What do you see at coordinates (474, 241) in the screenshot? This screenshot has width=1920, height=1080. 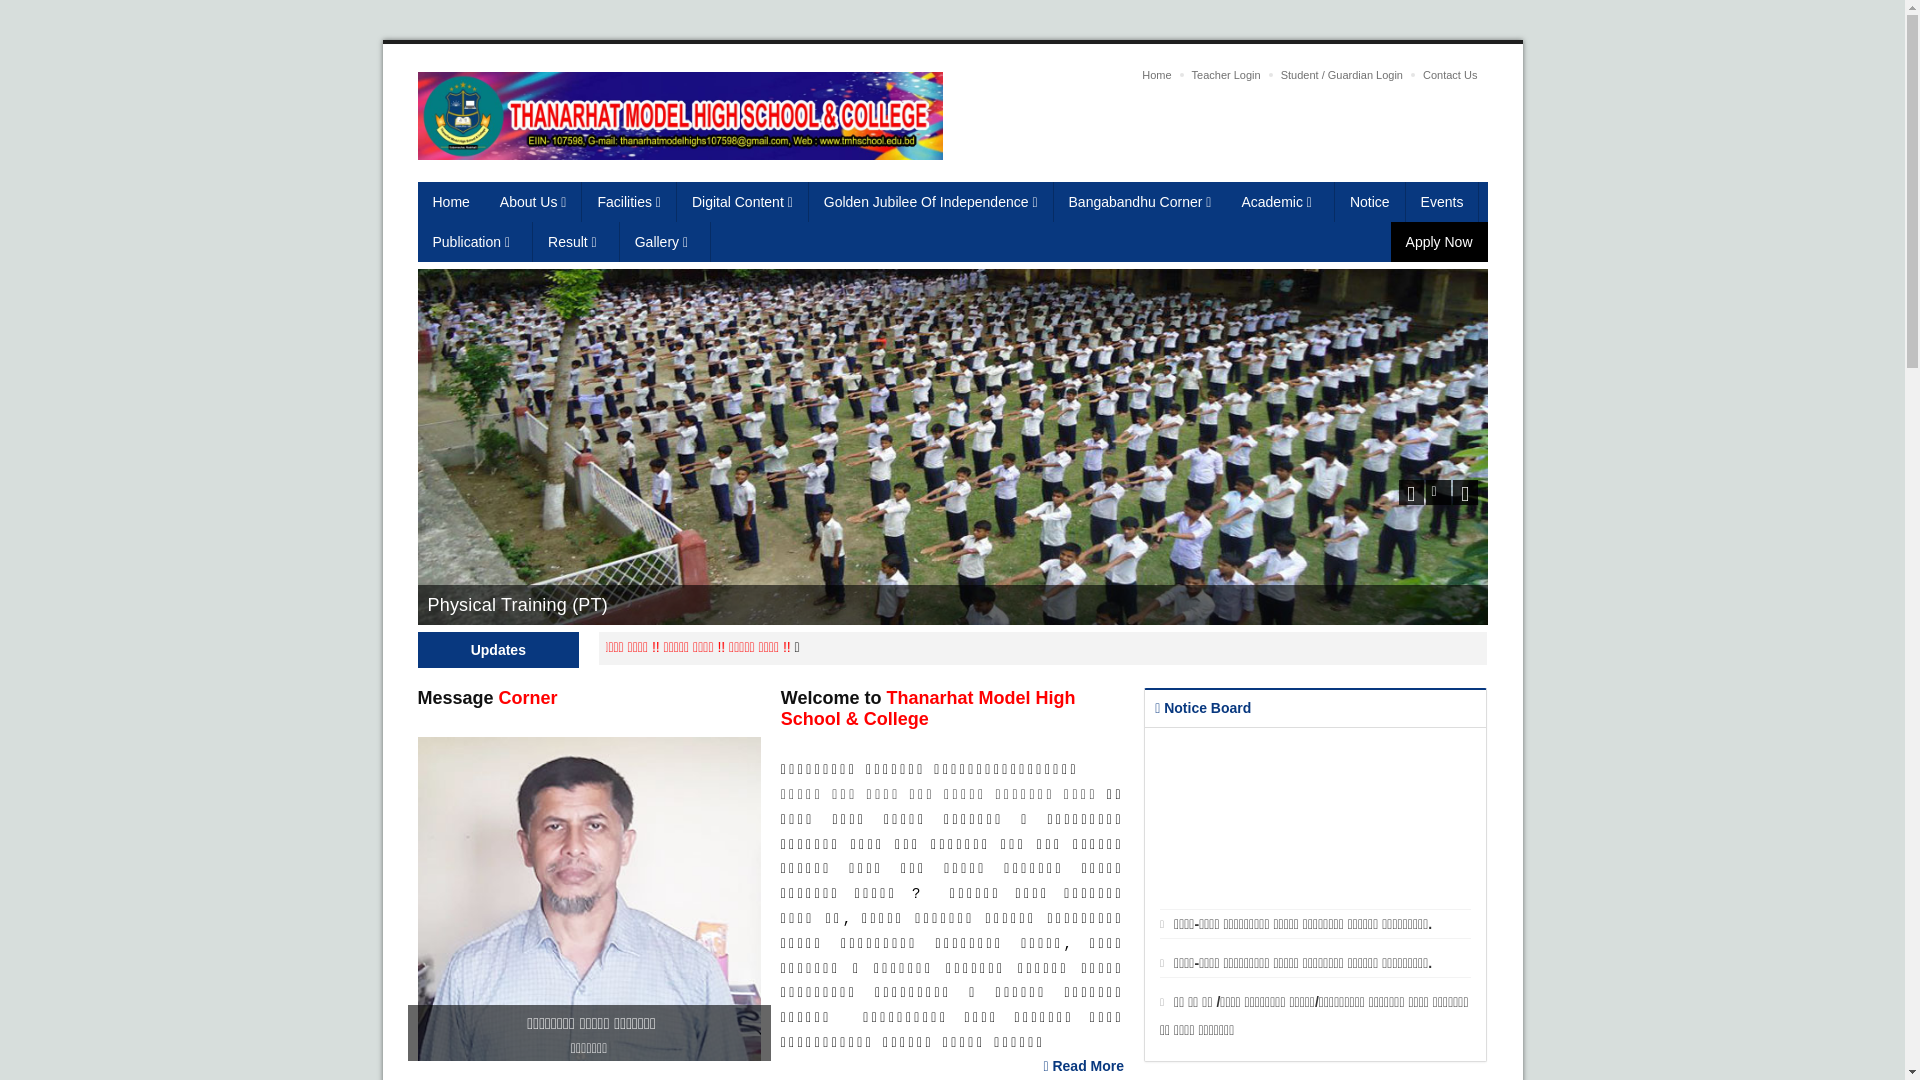 I see `'Publication'` at bounding box center [474, 241].